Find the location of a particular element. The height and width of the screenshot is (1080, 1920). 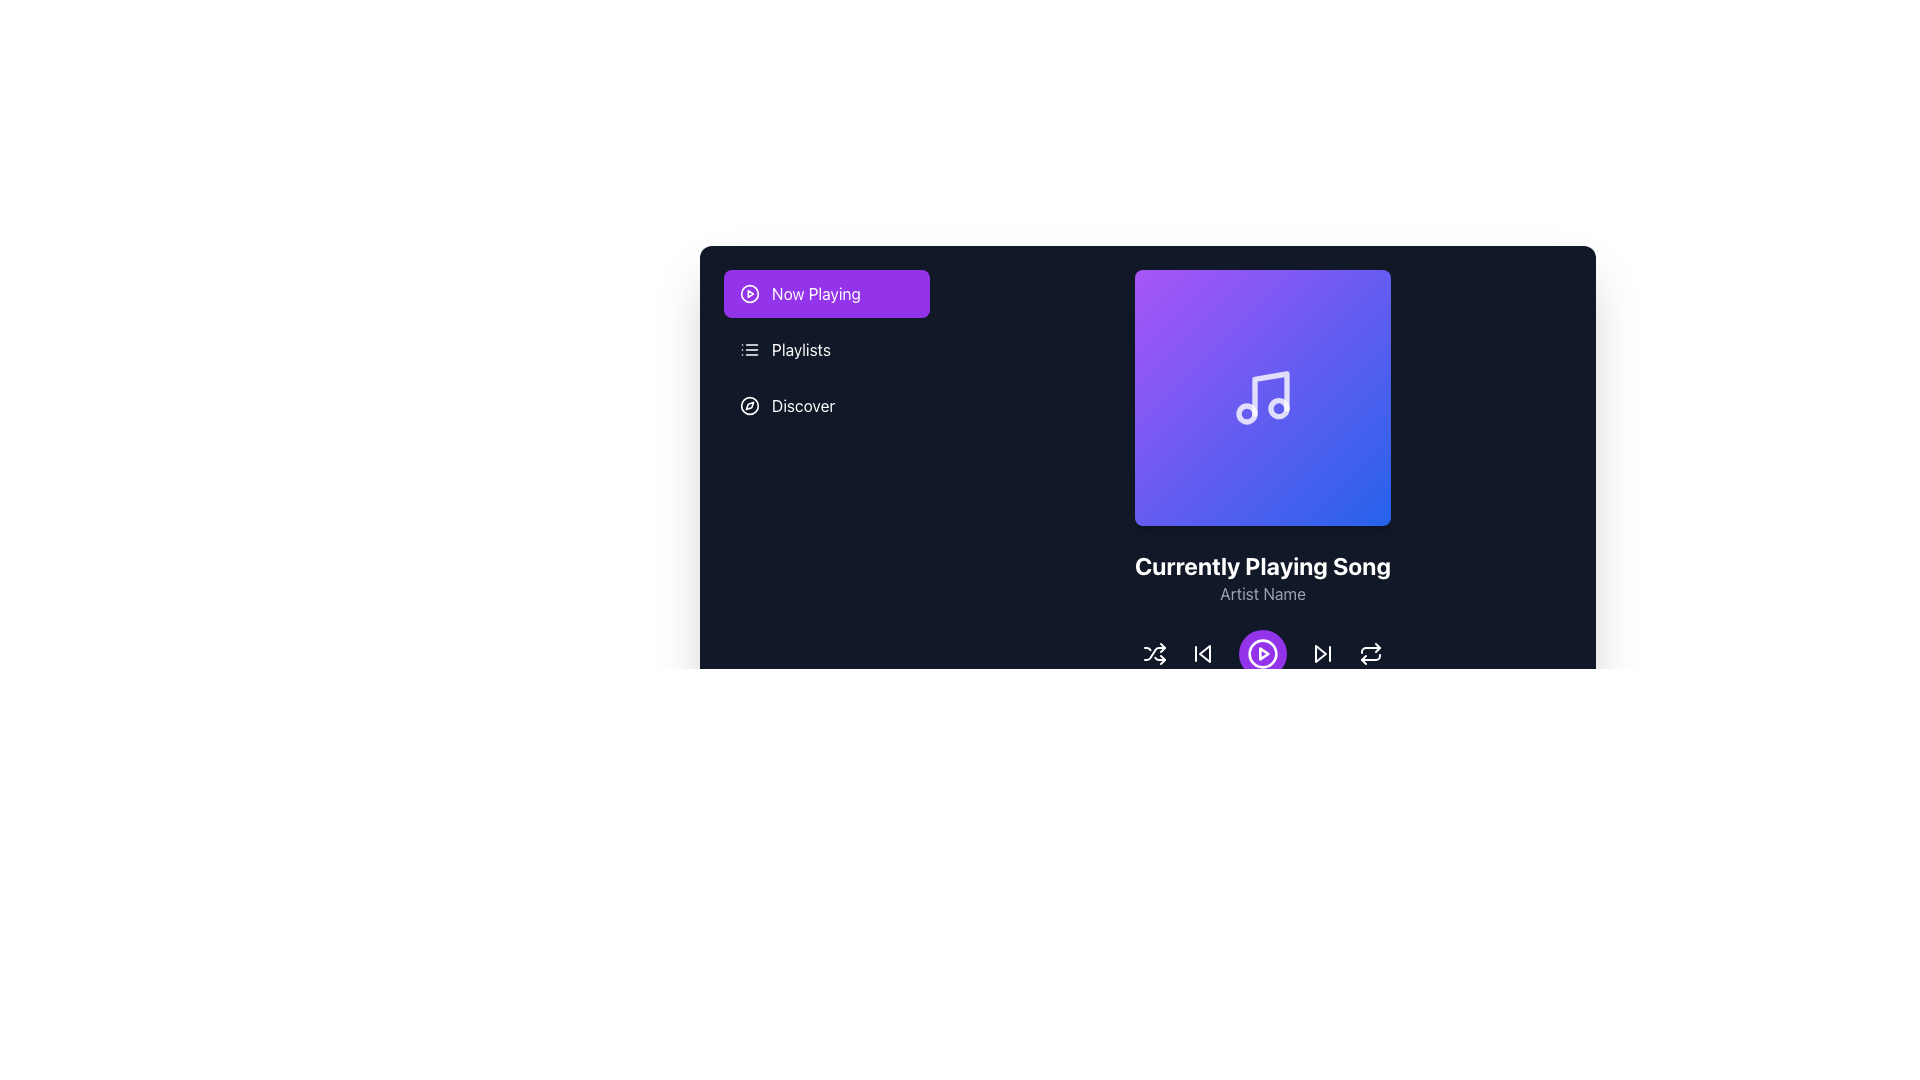

the circular button with a purple background and a white play icon located at the bottom of the interface to play is located at coordinates (1261, 654).